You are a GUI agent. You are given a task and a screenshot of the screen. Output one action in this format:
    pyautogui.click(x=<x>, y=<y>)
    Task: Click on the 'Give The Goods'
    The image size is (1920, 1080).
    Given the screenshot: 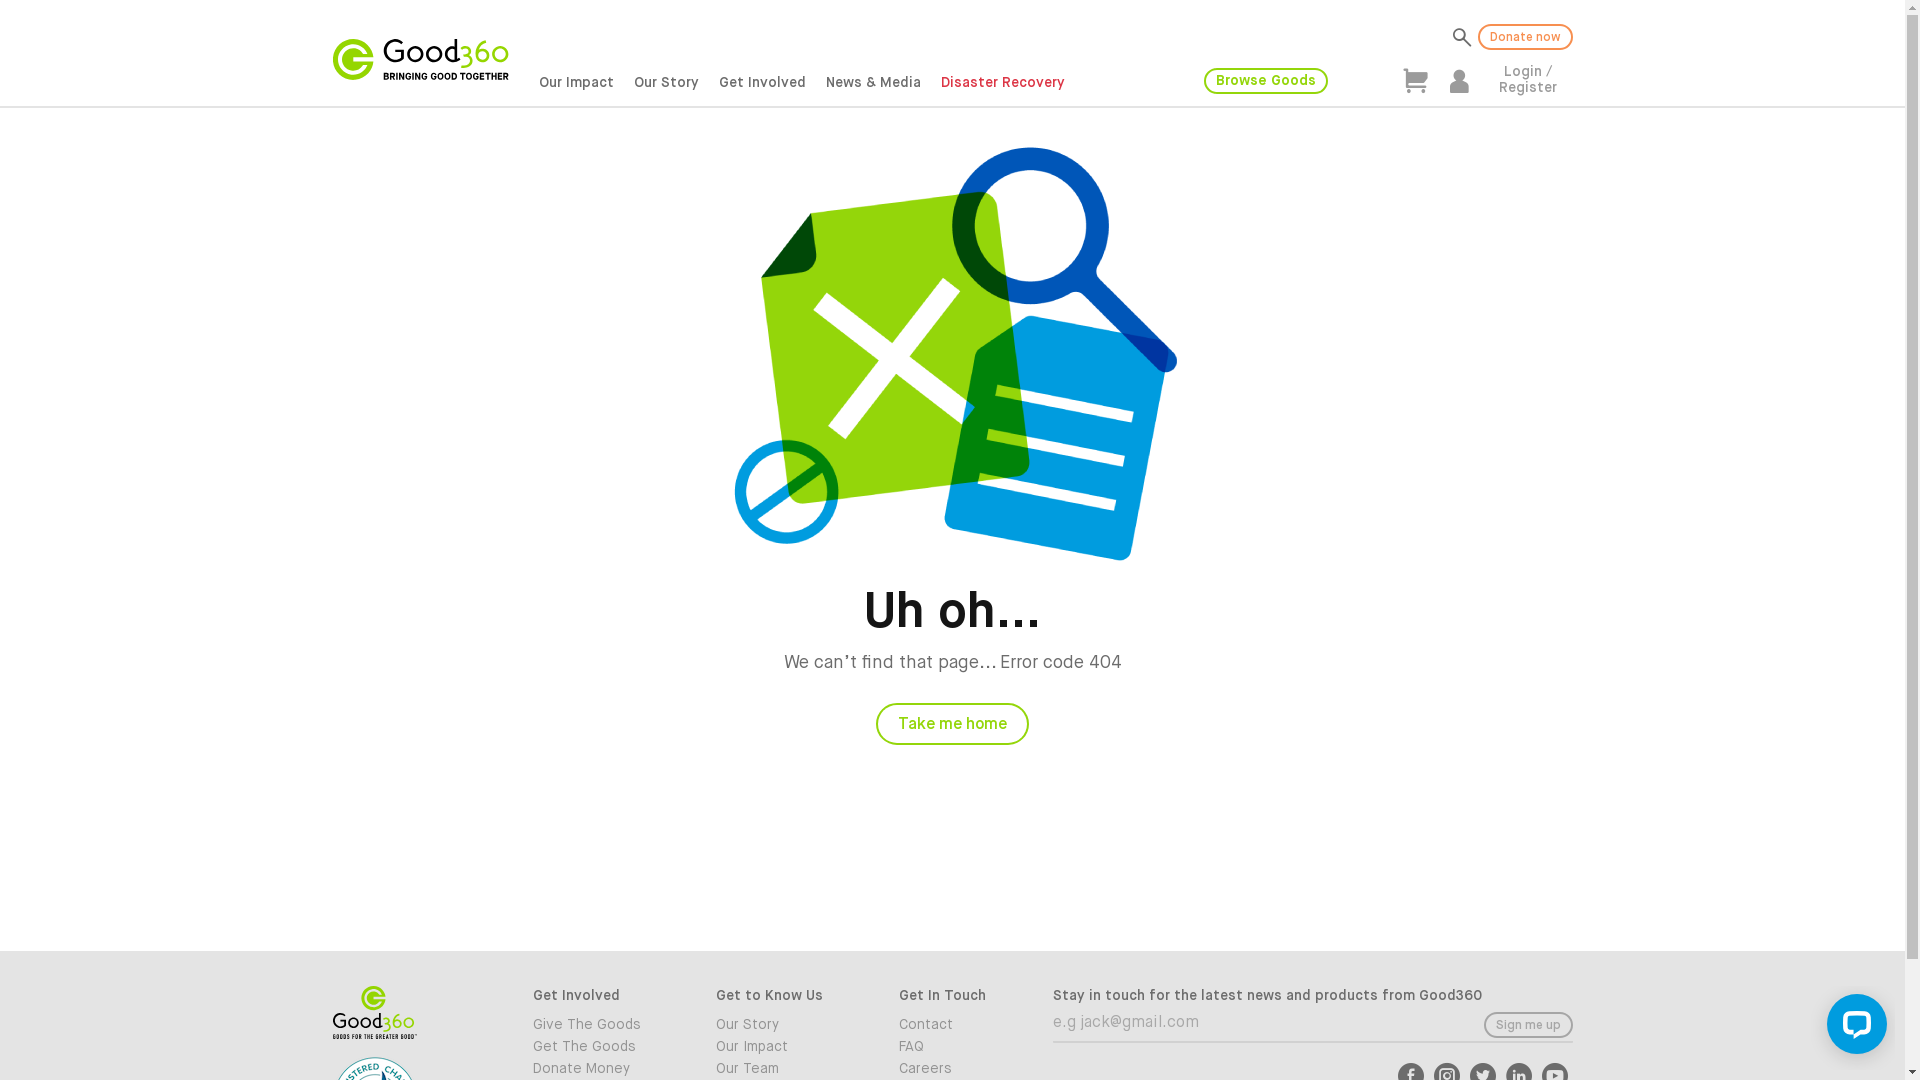 What is the action you would take?
    pyautogui.click(x=607, y=1025)
    